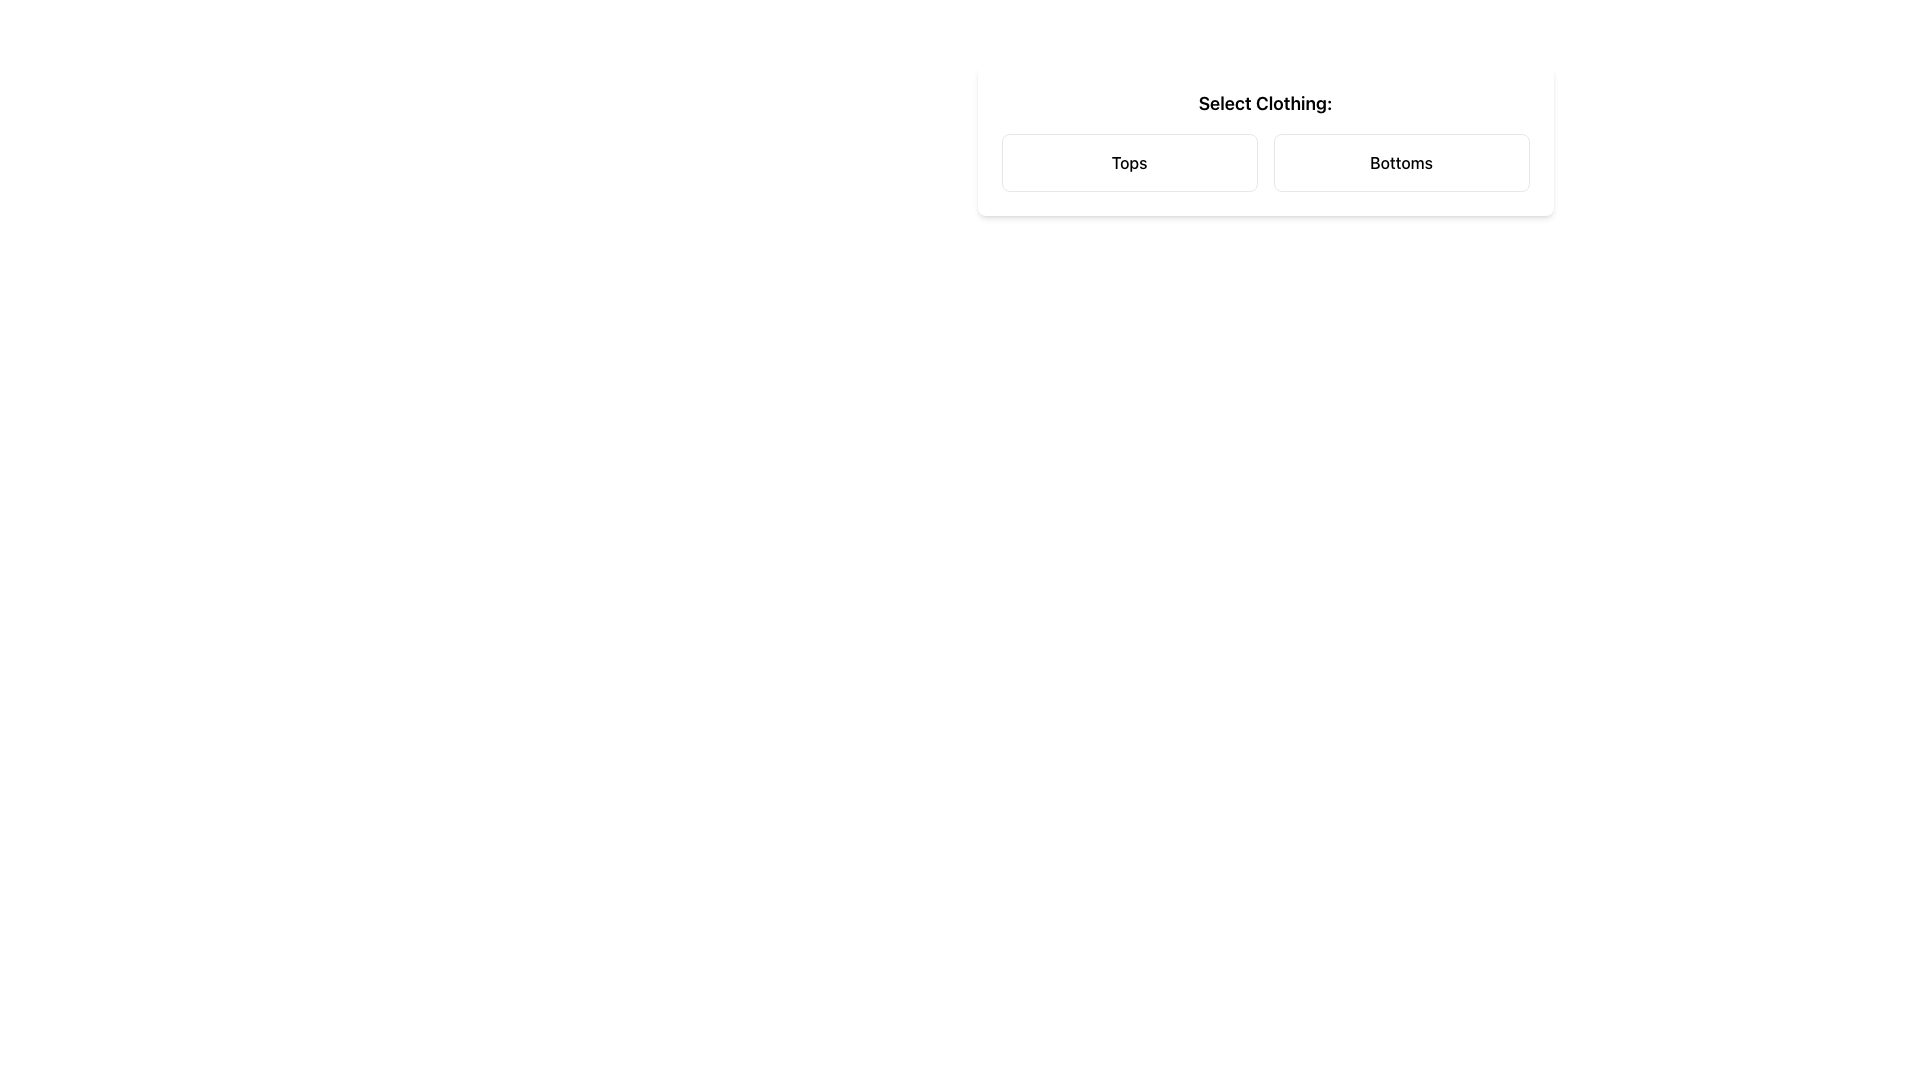  I want to click on the 'Bottoms' category button in the 'Select Clothing' section, so click(1400, 161).